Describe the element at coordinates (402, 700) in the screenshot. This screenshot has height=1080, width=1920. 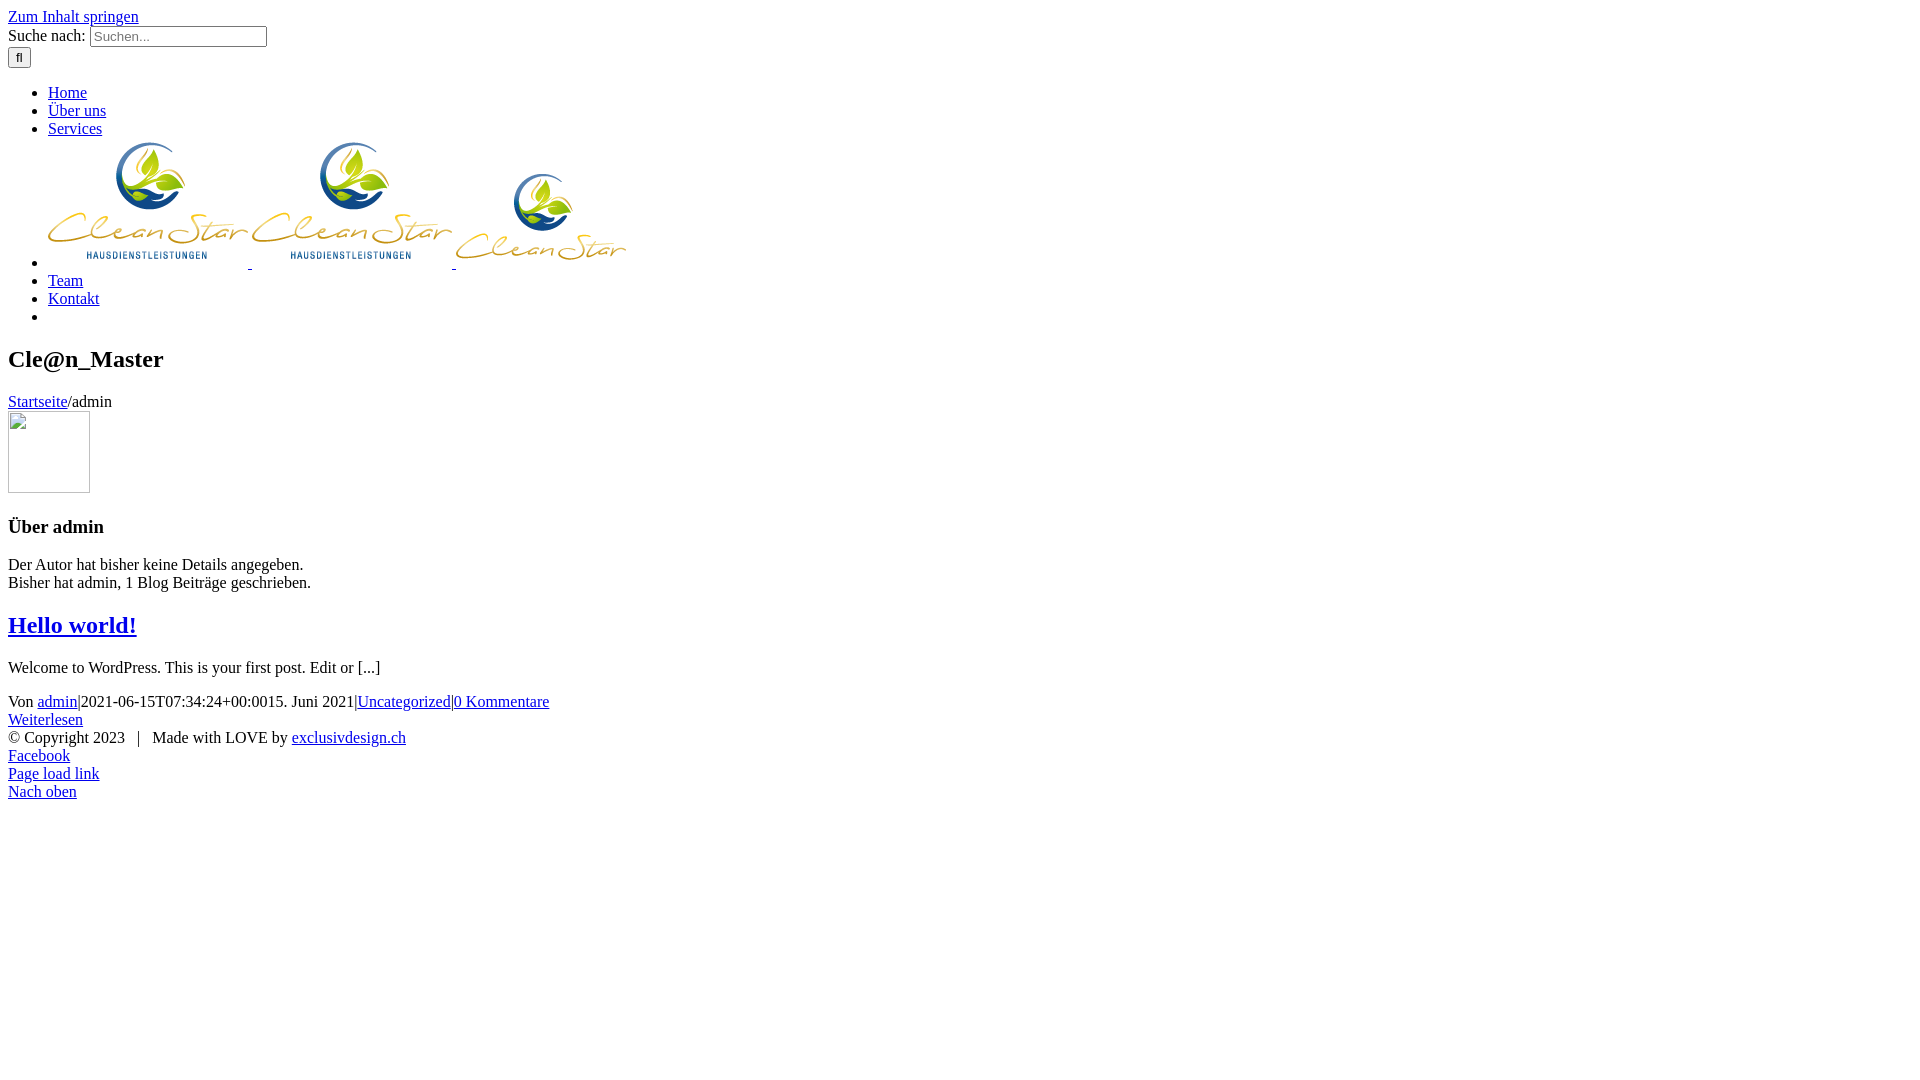
I see `'Uncategorized'` at that location.